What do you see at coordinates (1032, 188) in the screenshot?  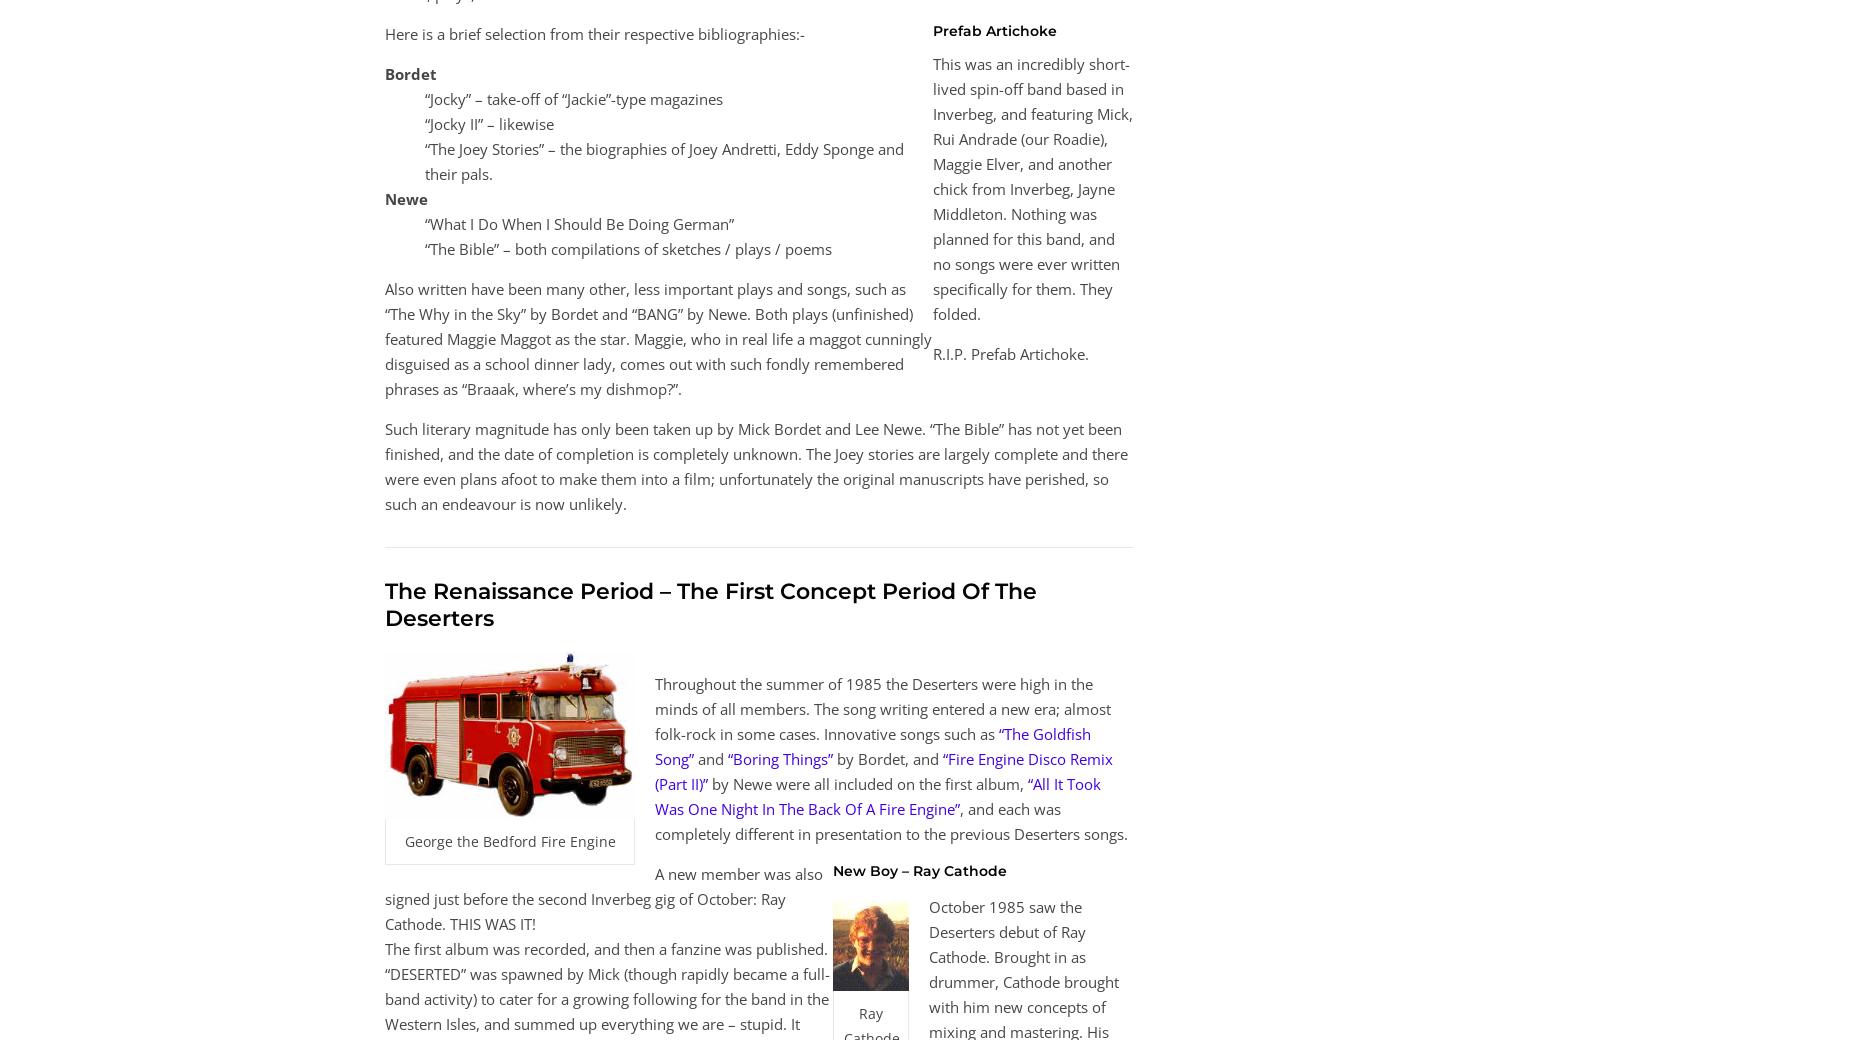 I see `'This was an incredibly short-lived spin-off band based in Inverbeg, and featuring Mick, Rui Andrade (our Roadie), Maggie Elver, and another chick from Inverbeg, Jayne Middleton. Nothing was planned for this band, and no songs were ever written specifically for them. They folded.'` at bounding box center [1032, 188].